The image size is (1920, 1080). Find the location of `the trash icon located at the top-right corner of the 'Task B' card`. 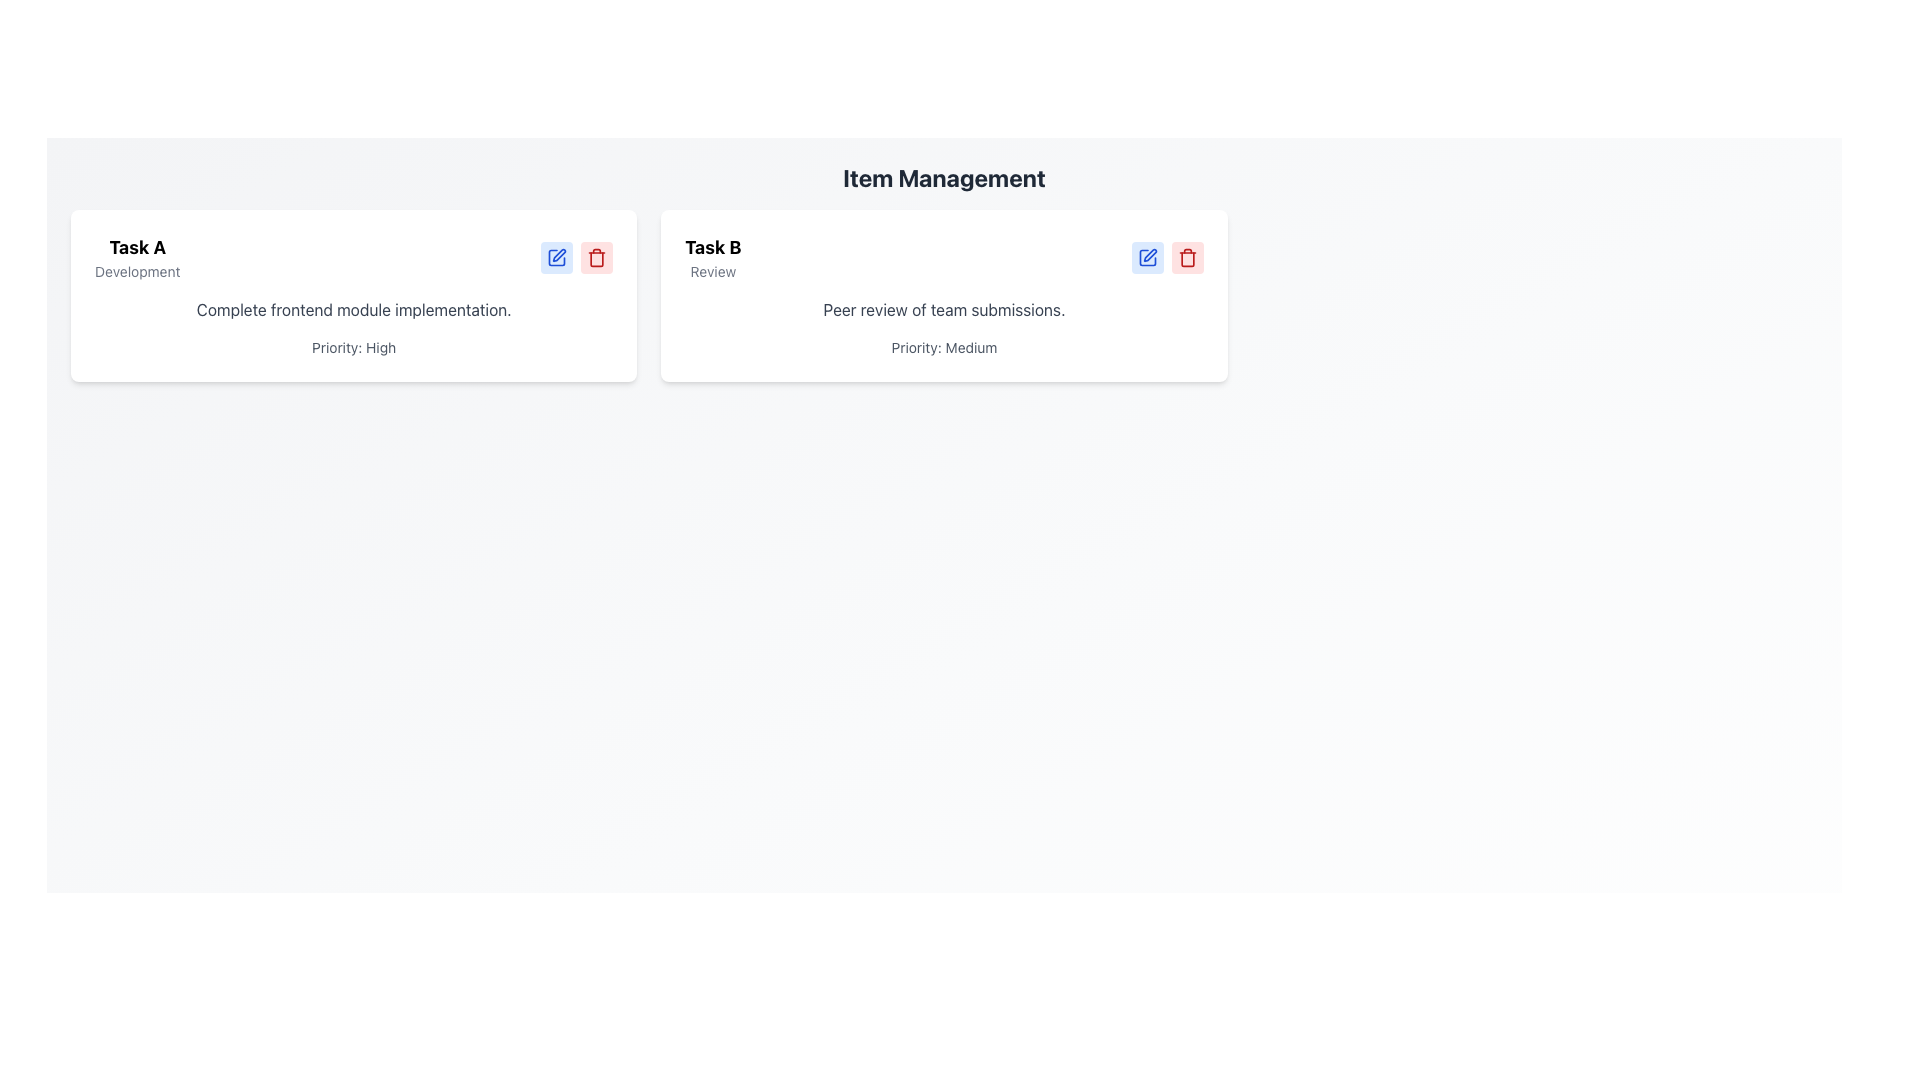

the trash icon located at the top-right corner of the 'Task B' card is located at coordinates (596, 258).